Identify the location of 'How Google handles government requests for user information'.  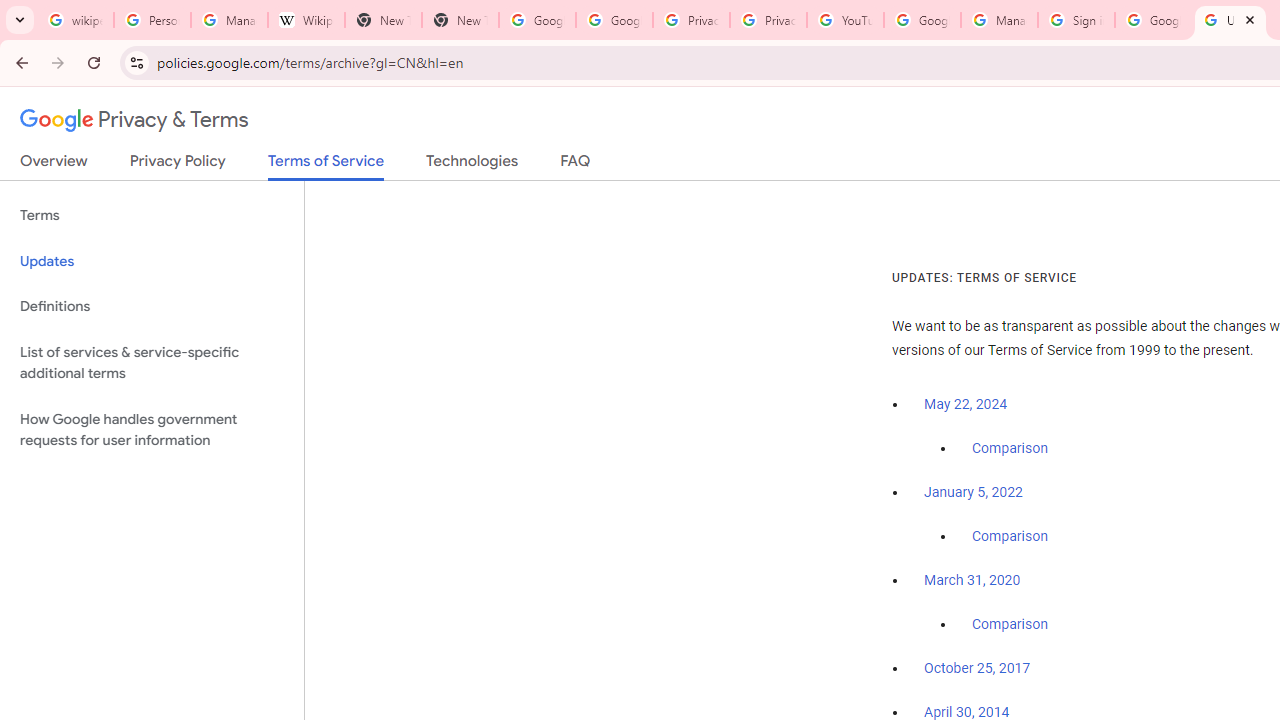
(151, 428).